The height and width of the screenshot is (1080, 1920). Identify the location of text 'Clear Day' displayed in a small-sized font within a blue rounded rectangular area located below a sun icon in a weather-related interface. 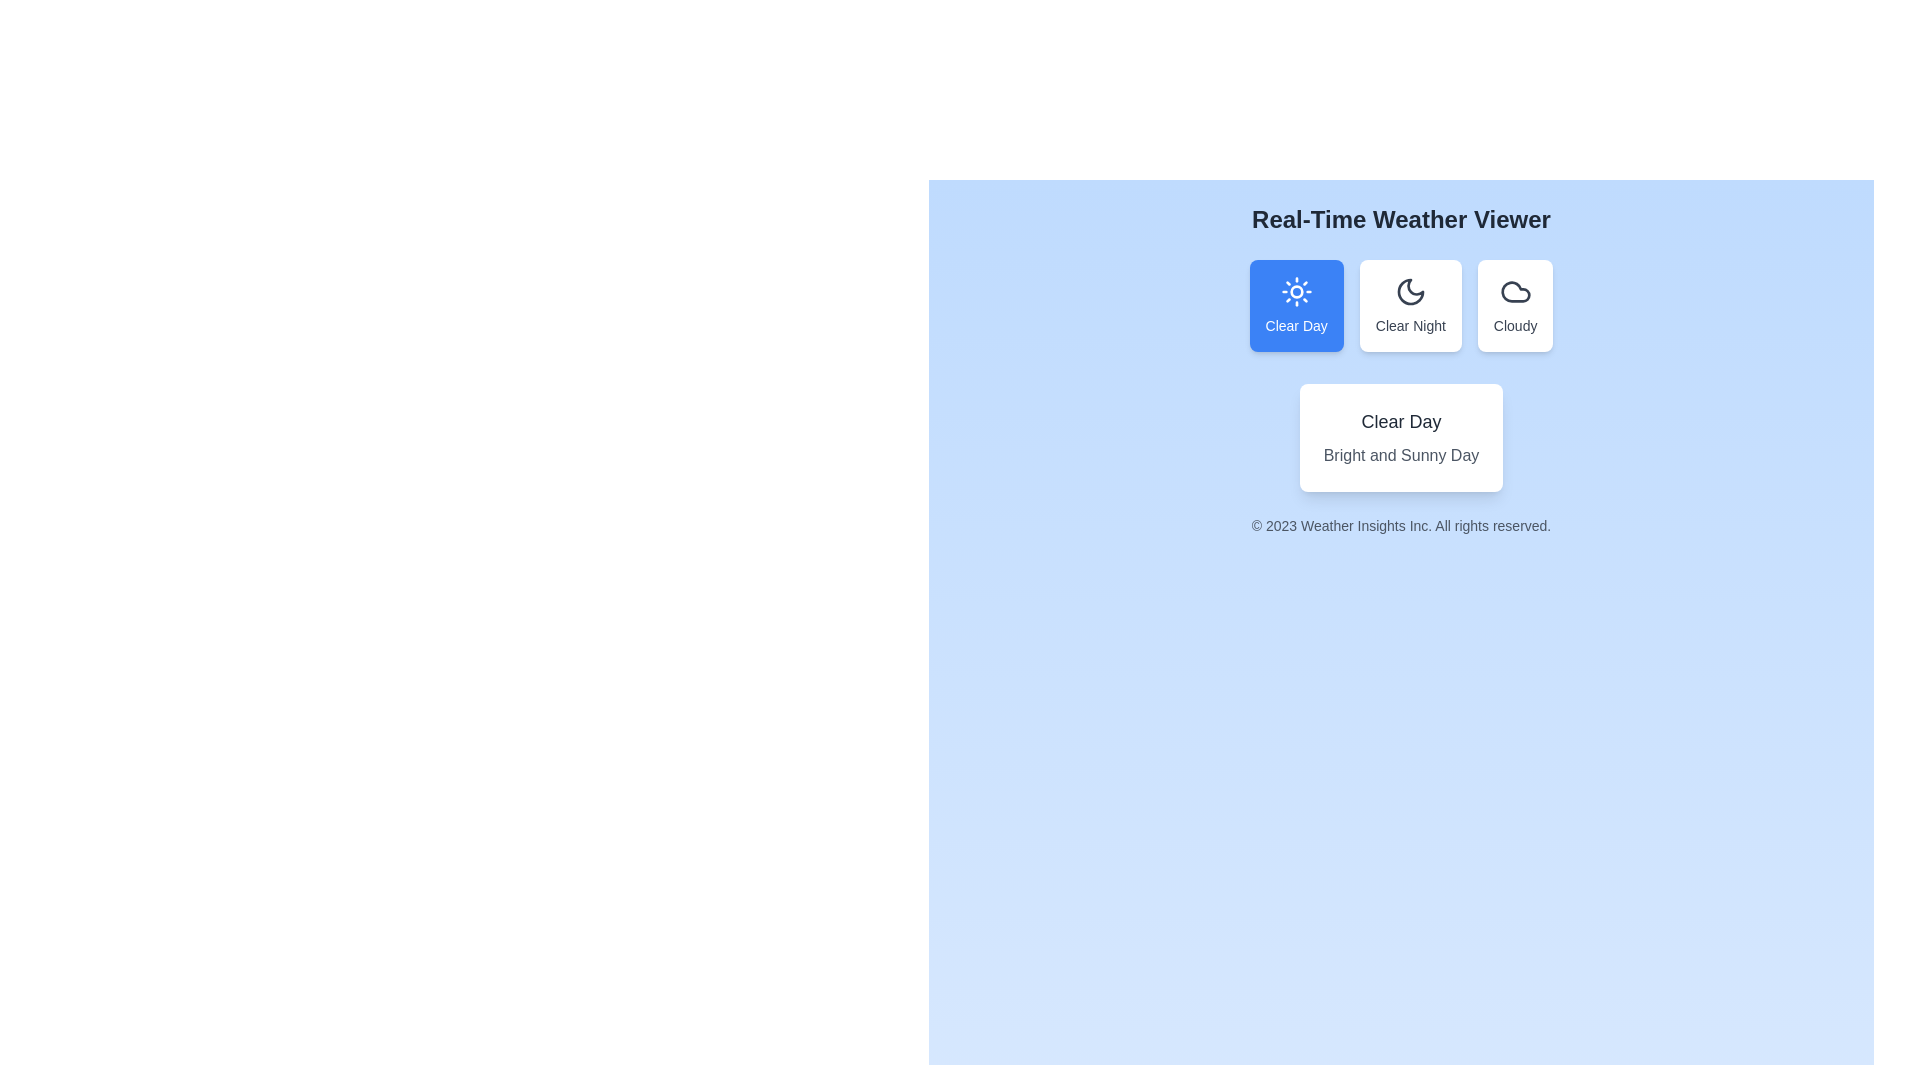
(1296, 325).